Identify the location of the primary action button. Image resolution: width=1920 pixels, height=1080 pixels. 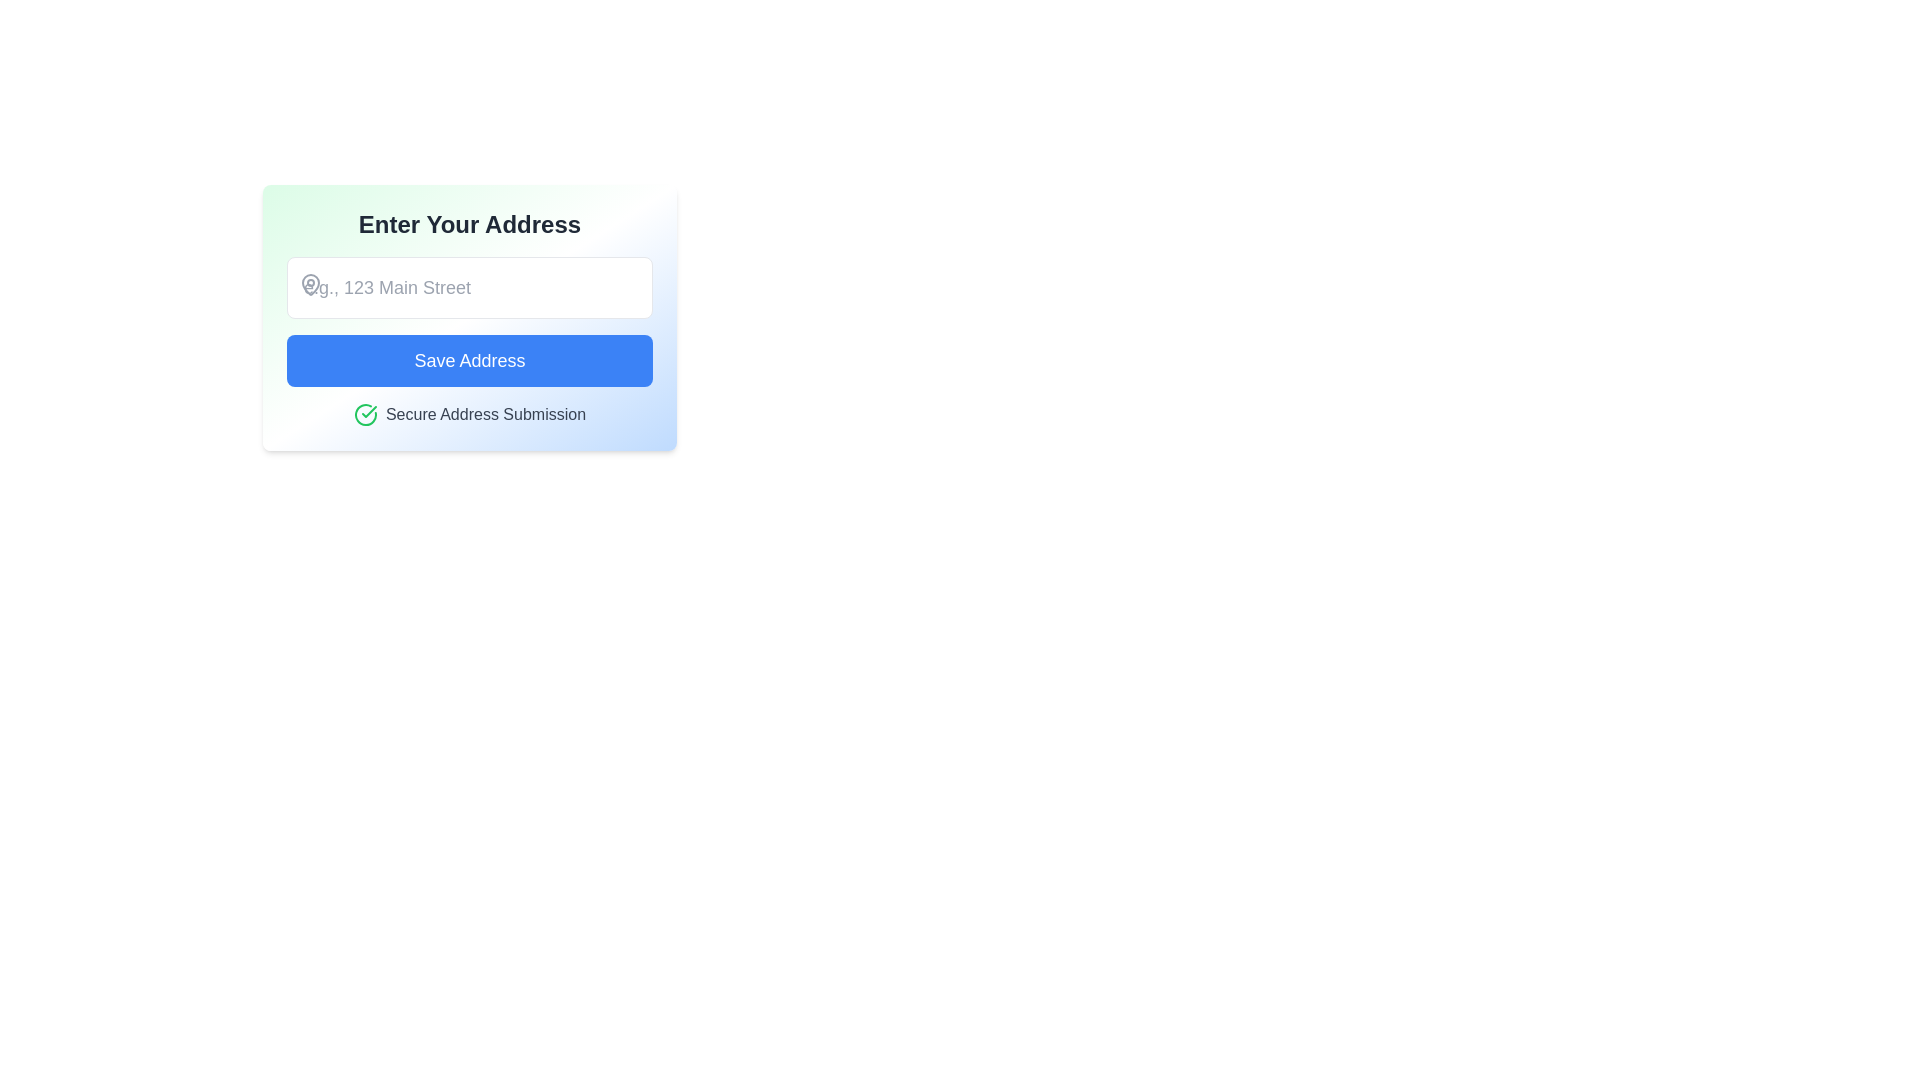
(469, 361).